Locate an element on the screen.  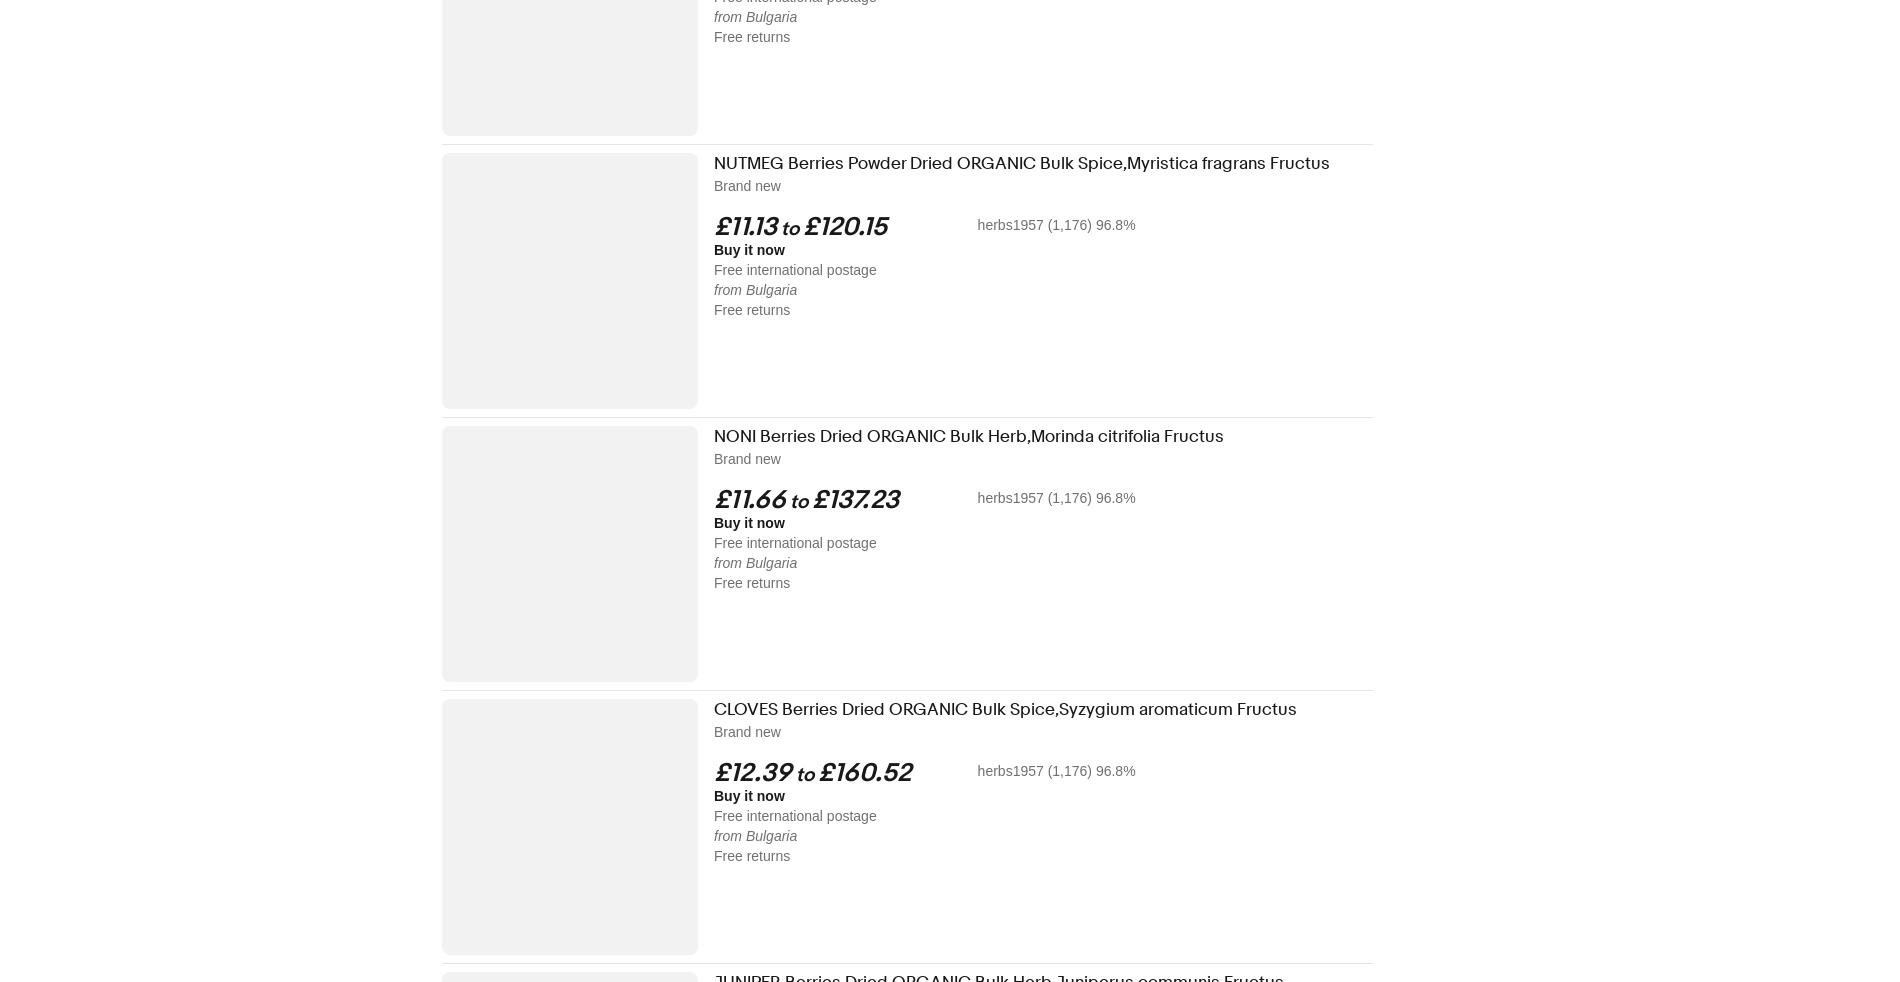
'£12.39' is located at coordinates (751, 773).